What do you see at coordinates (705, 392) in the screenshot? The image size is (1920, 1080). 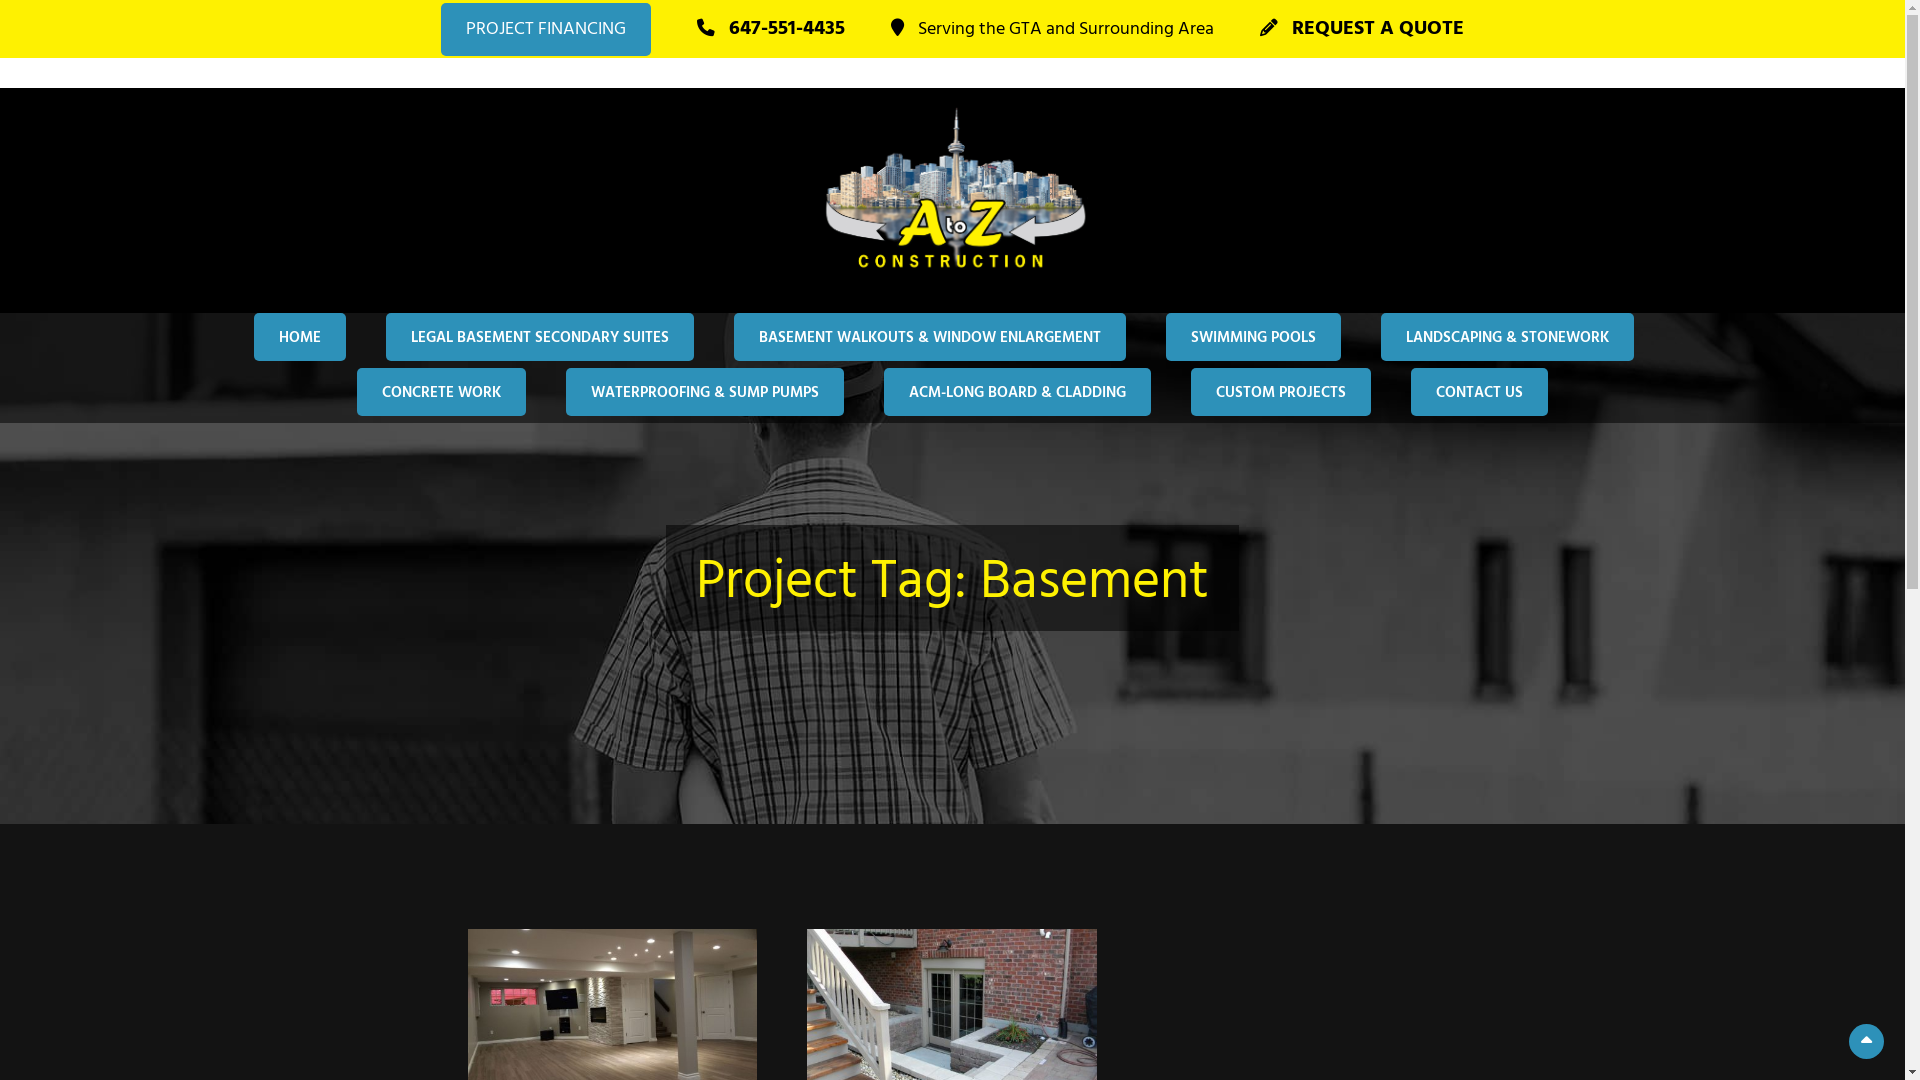 I see `'WATERPROOFING & SUMP PUMPS'` at bounding box center [705, 392].